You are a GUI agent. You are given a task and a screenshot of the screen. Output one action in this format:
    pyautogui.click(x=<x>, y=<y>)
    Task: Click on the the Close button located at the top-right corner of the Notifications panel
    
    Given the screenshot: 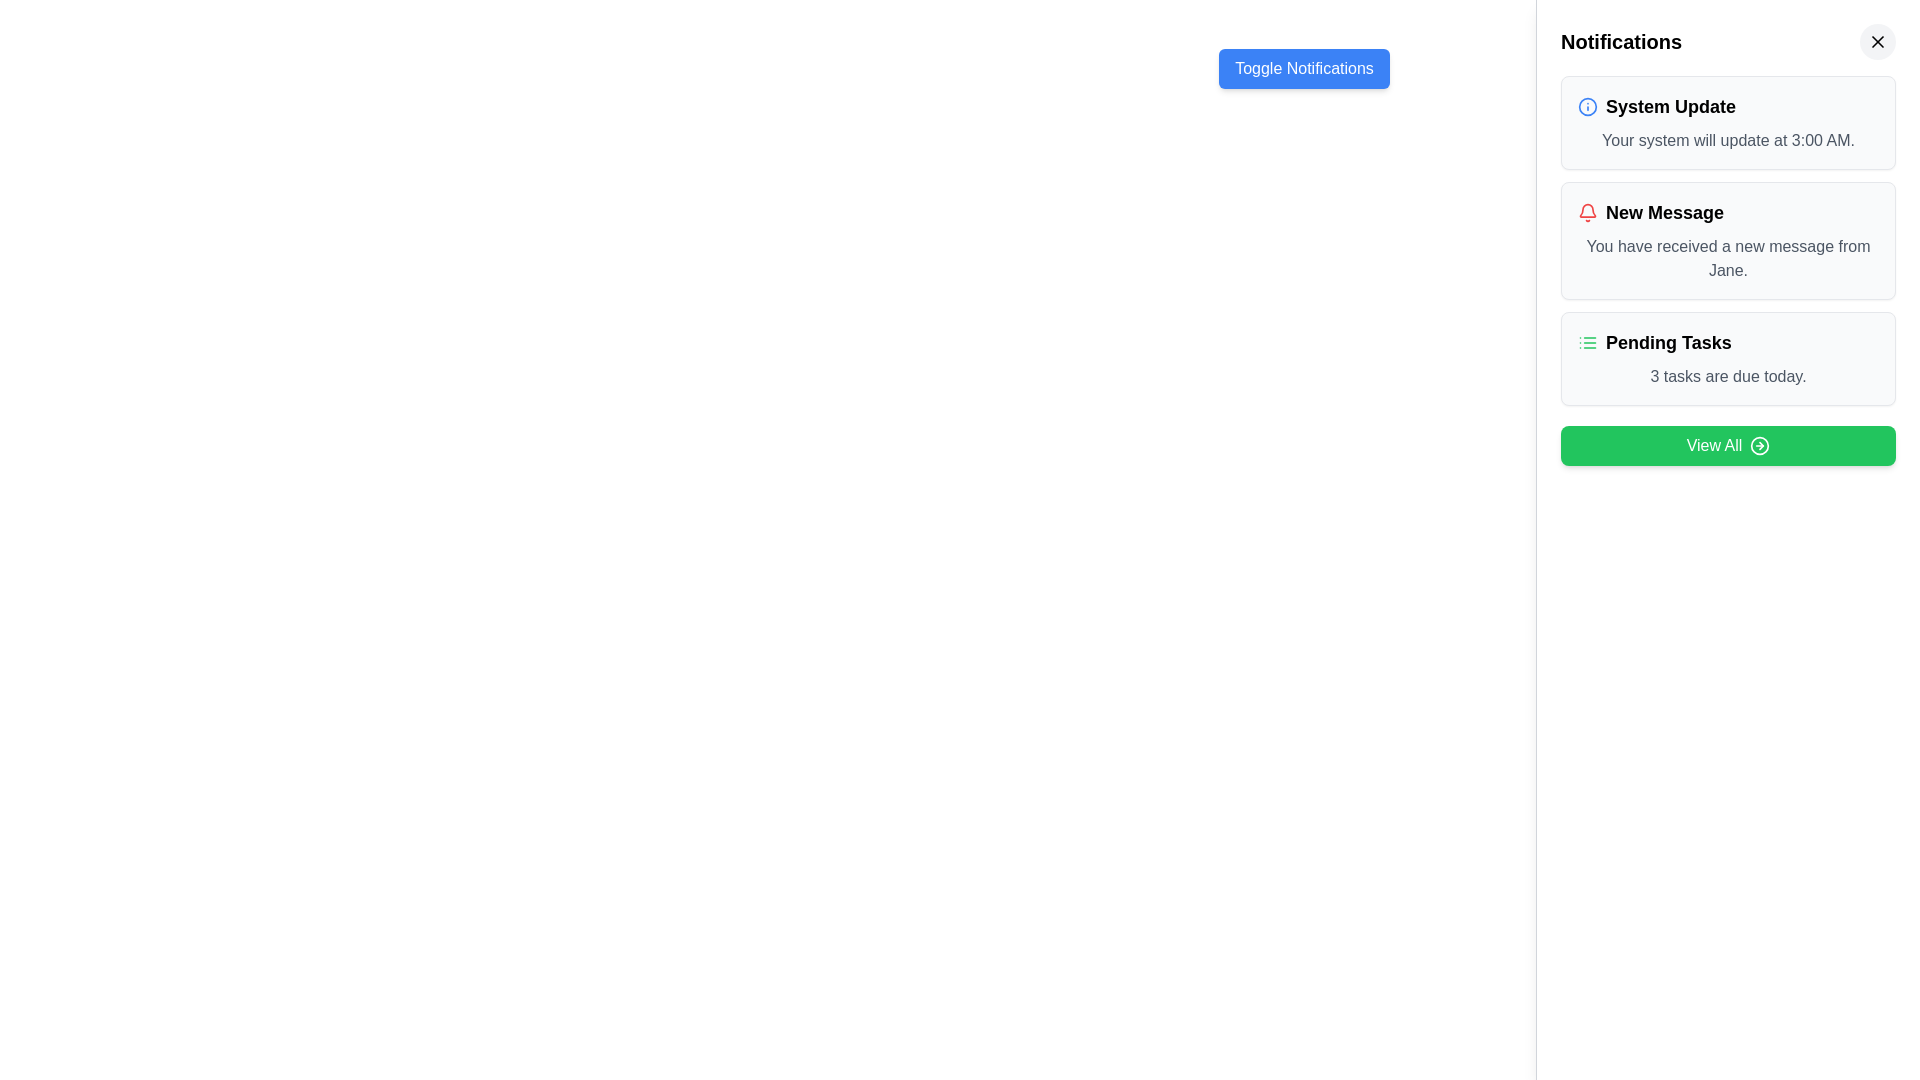 What is the action you would take?
    pyautogui.click(x=1876, y=42)
    